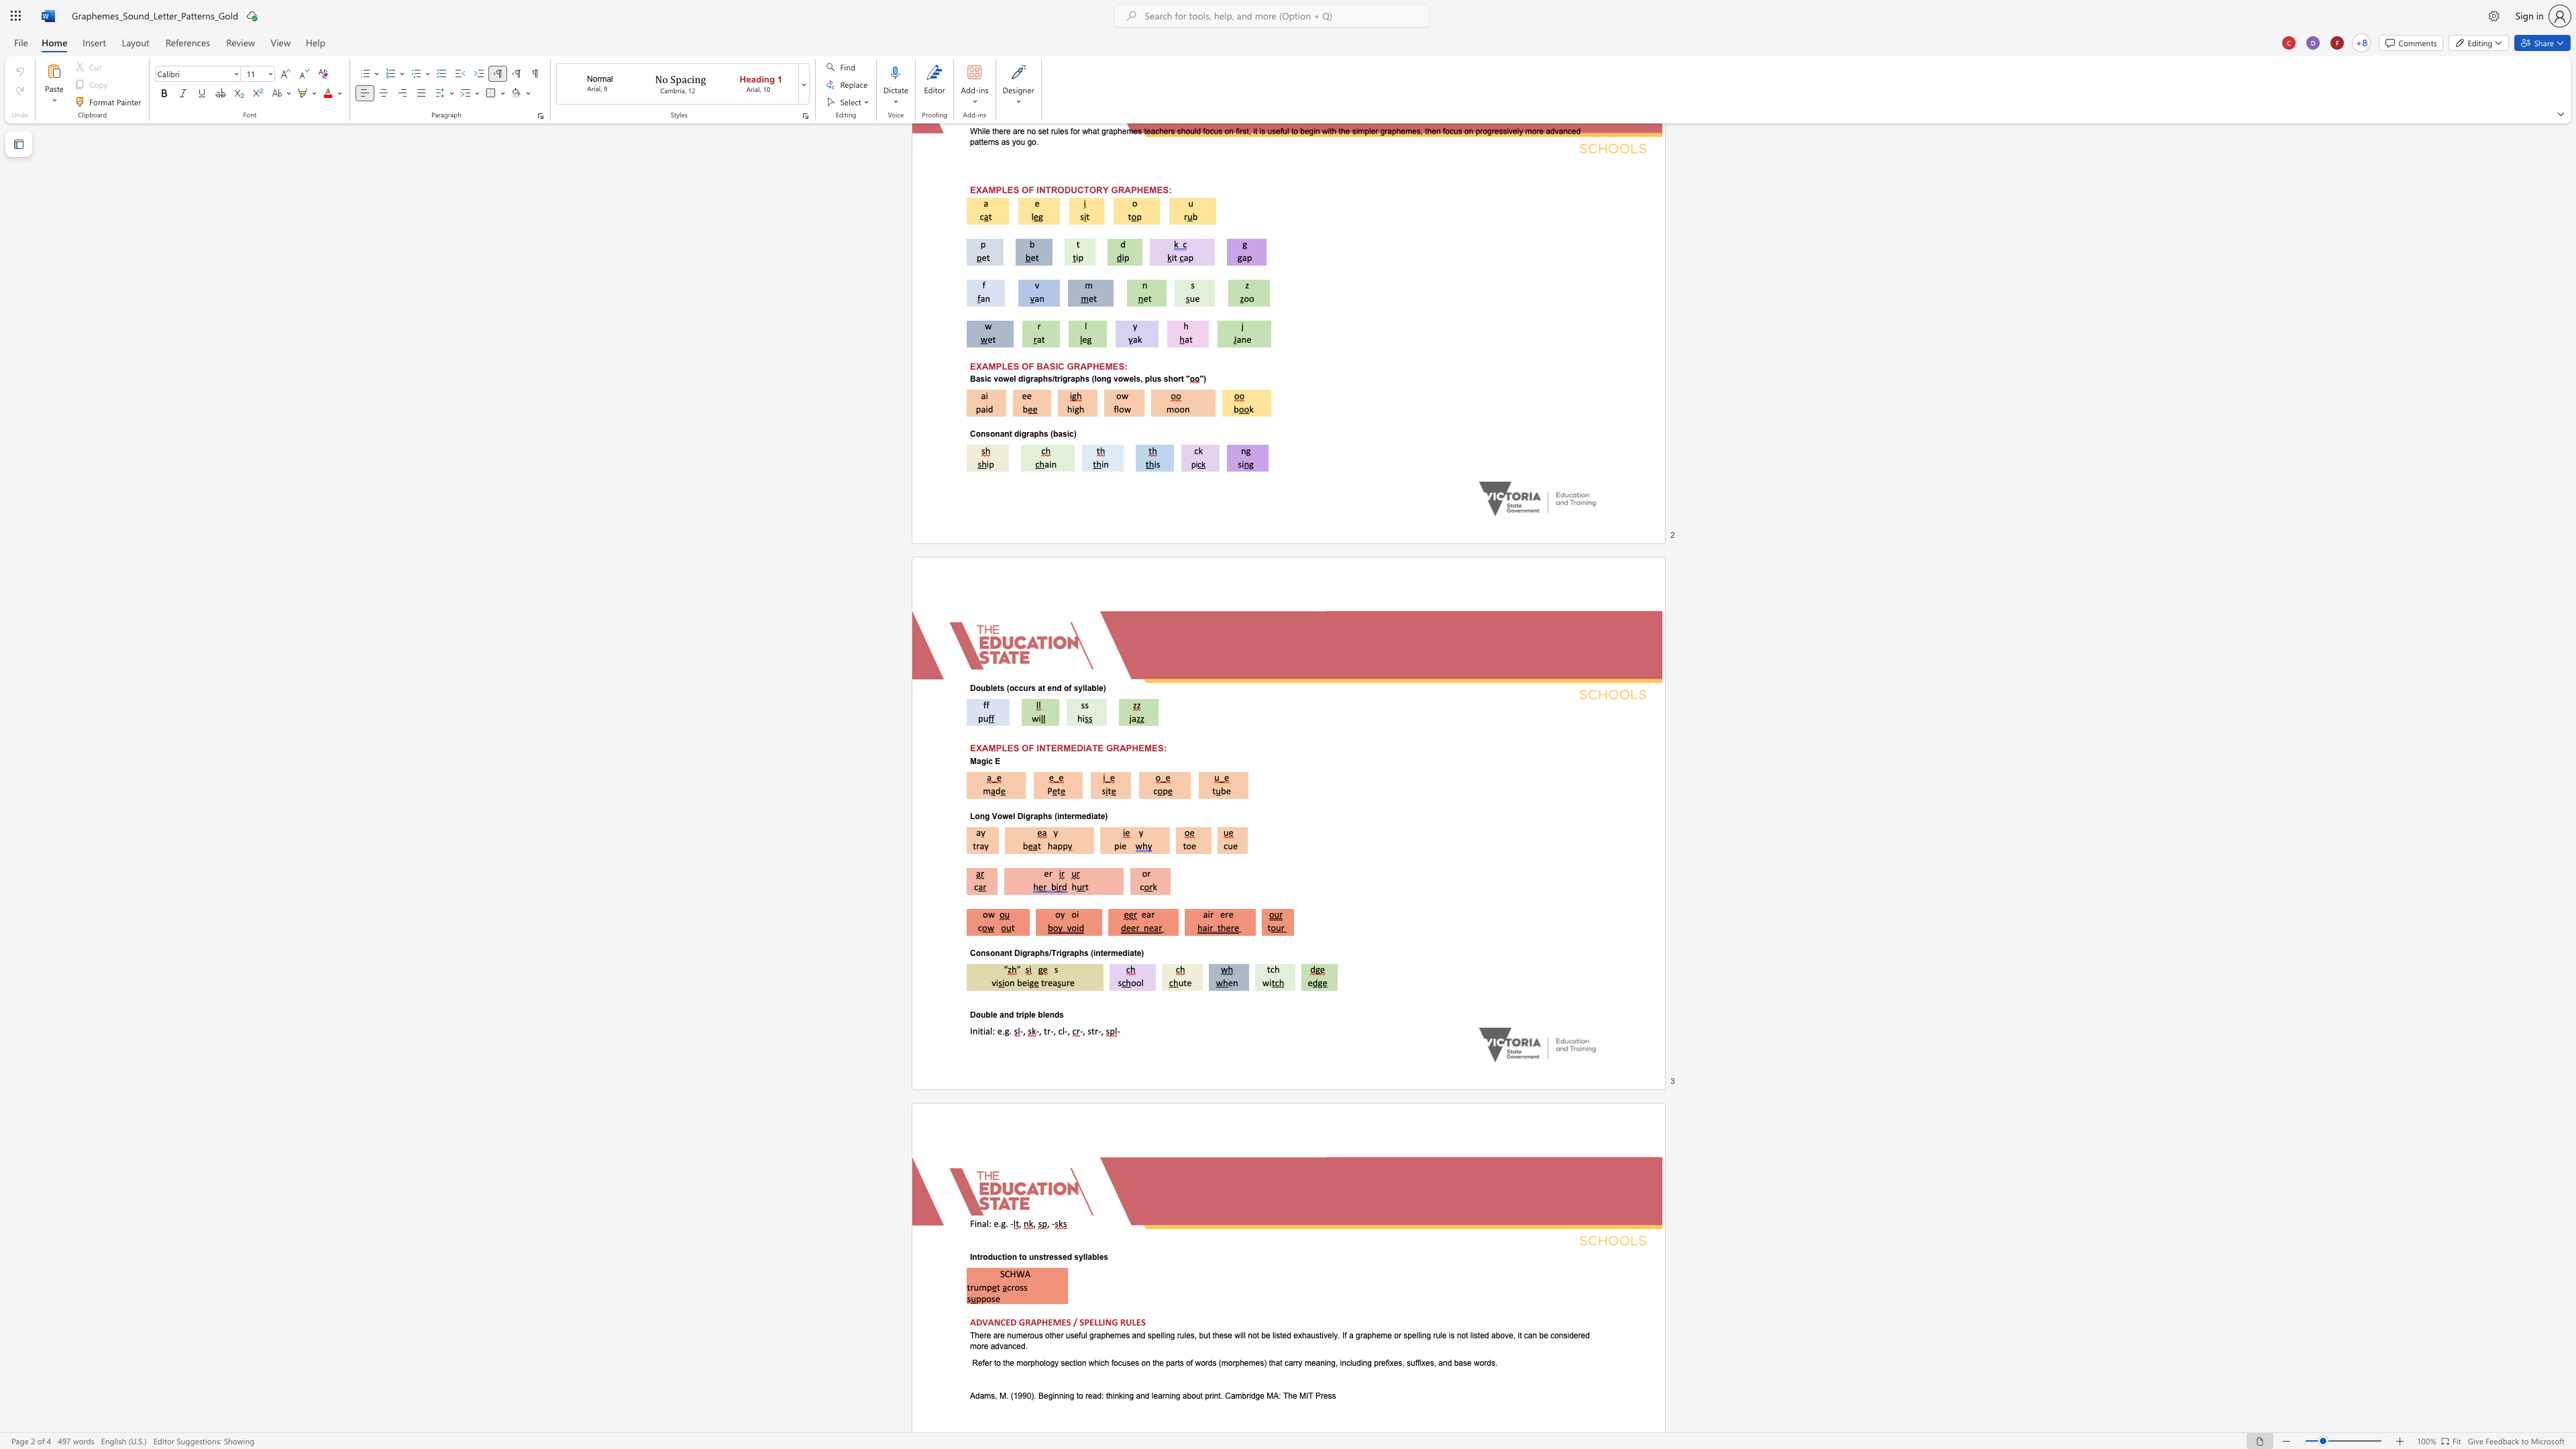  I want to click on the space between the continuous character "e" and "r" in the text, so click(983, 1334).